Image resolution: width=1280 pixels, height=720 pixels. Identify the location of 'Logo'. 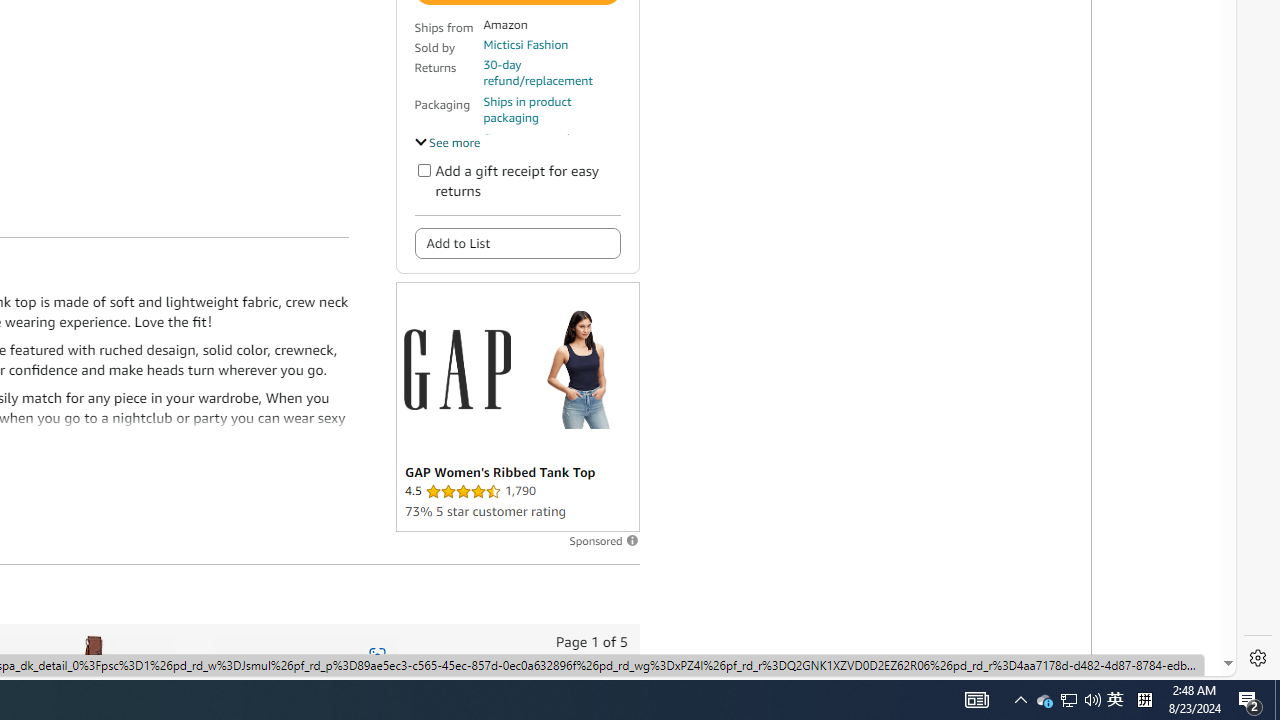
(455, 369).